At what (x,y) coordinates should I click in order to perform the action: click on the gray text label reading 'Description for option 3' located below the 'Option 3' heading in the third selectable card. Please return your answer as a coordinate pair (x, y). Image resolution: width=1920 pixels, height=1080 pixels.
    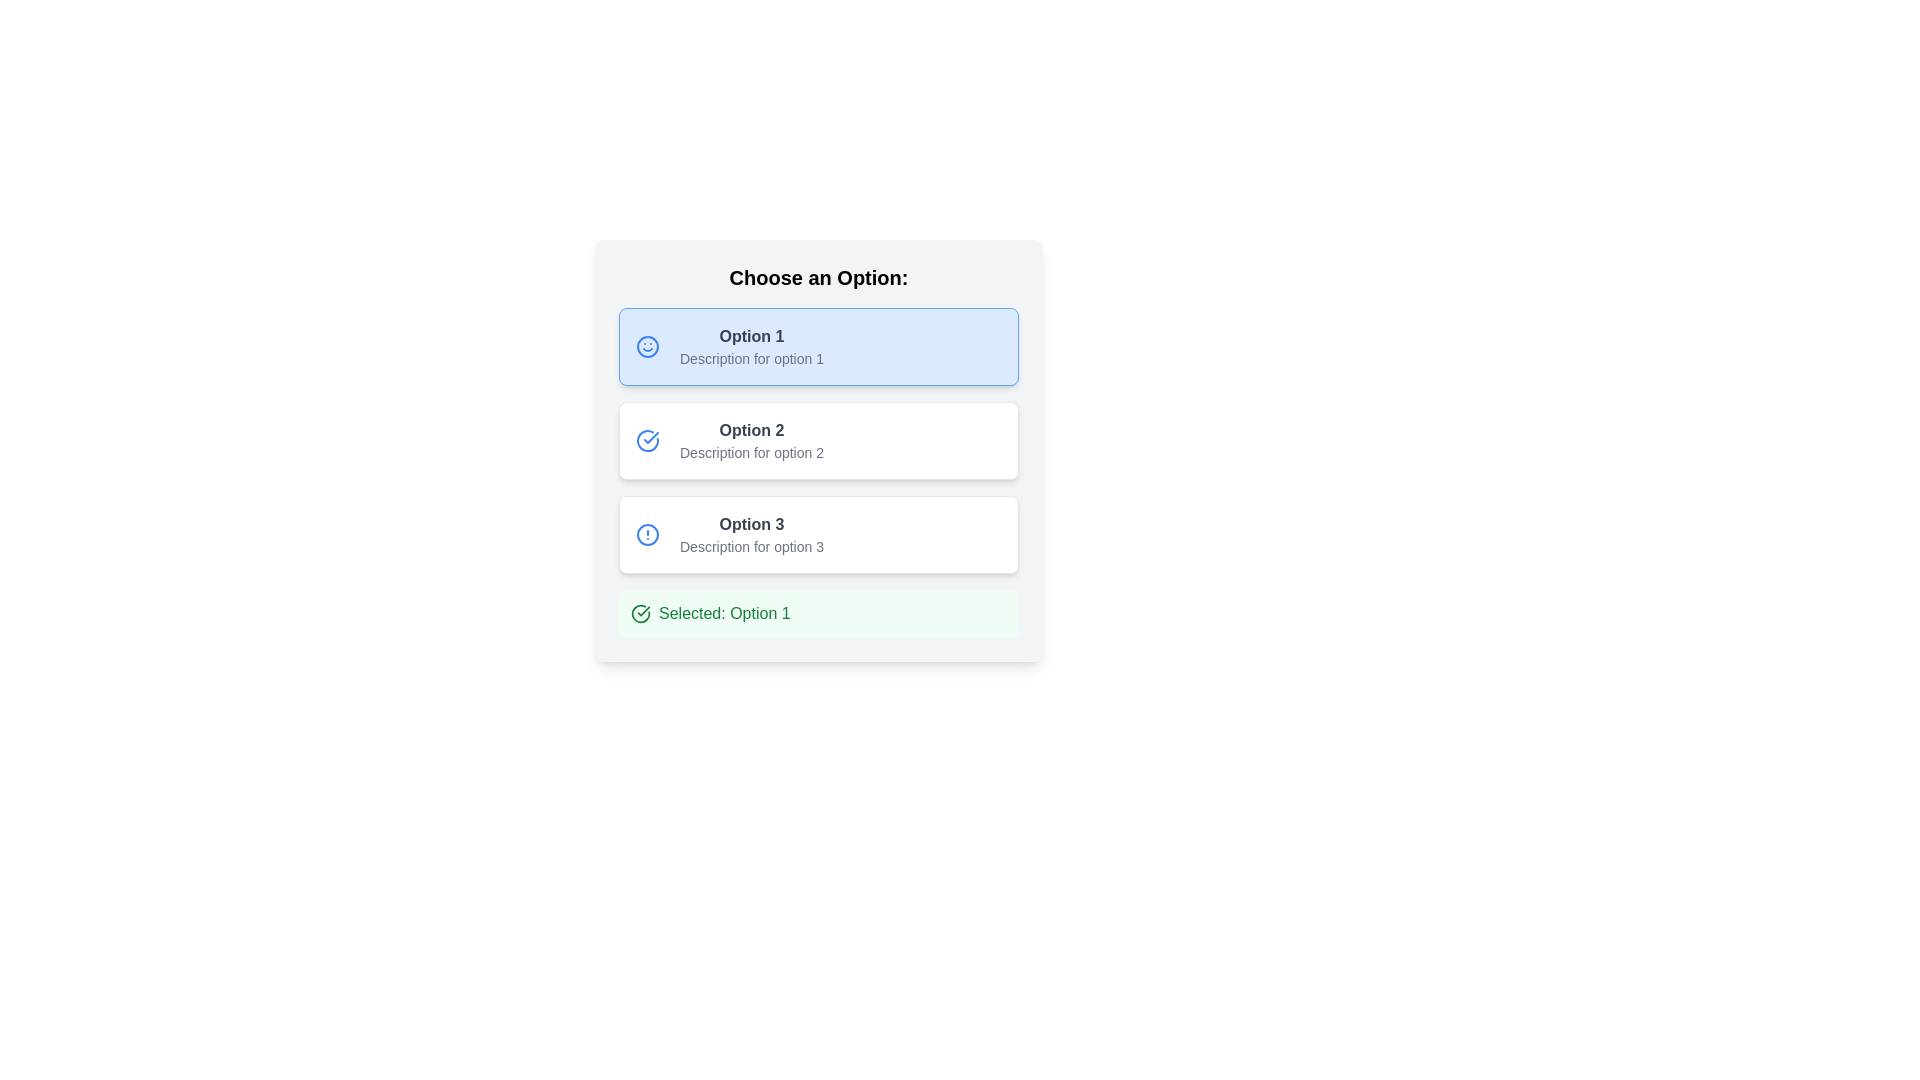
    Looking at the image, I should click on (751, 547).